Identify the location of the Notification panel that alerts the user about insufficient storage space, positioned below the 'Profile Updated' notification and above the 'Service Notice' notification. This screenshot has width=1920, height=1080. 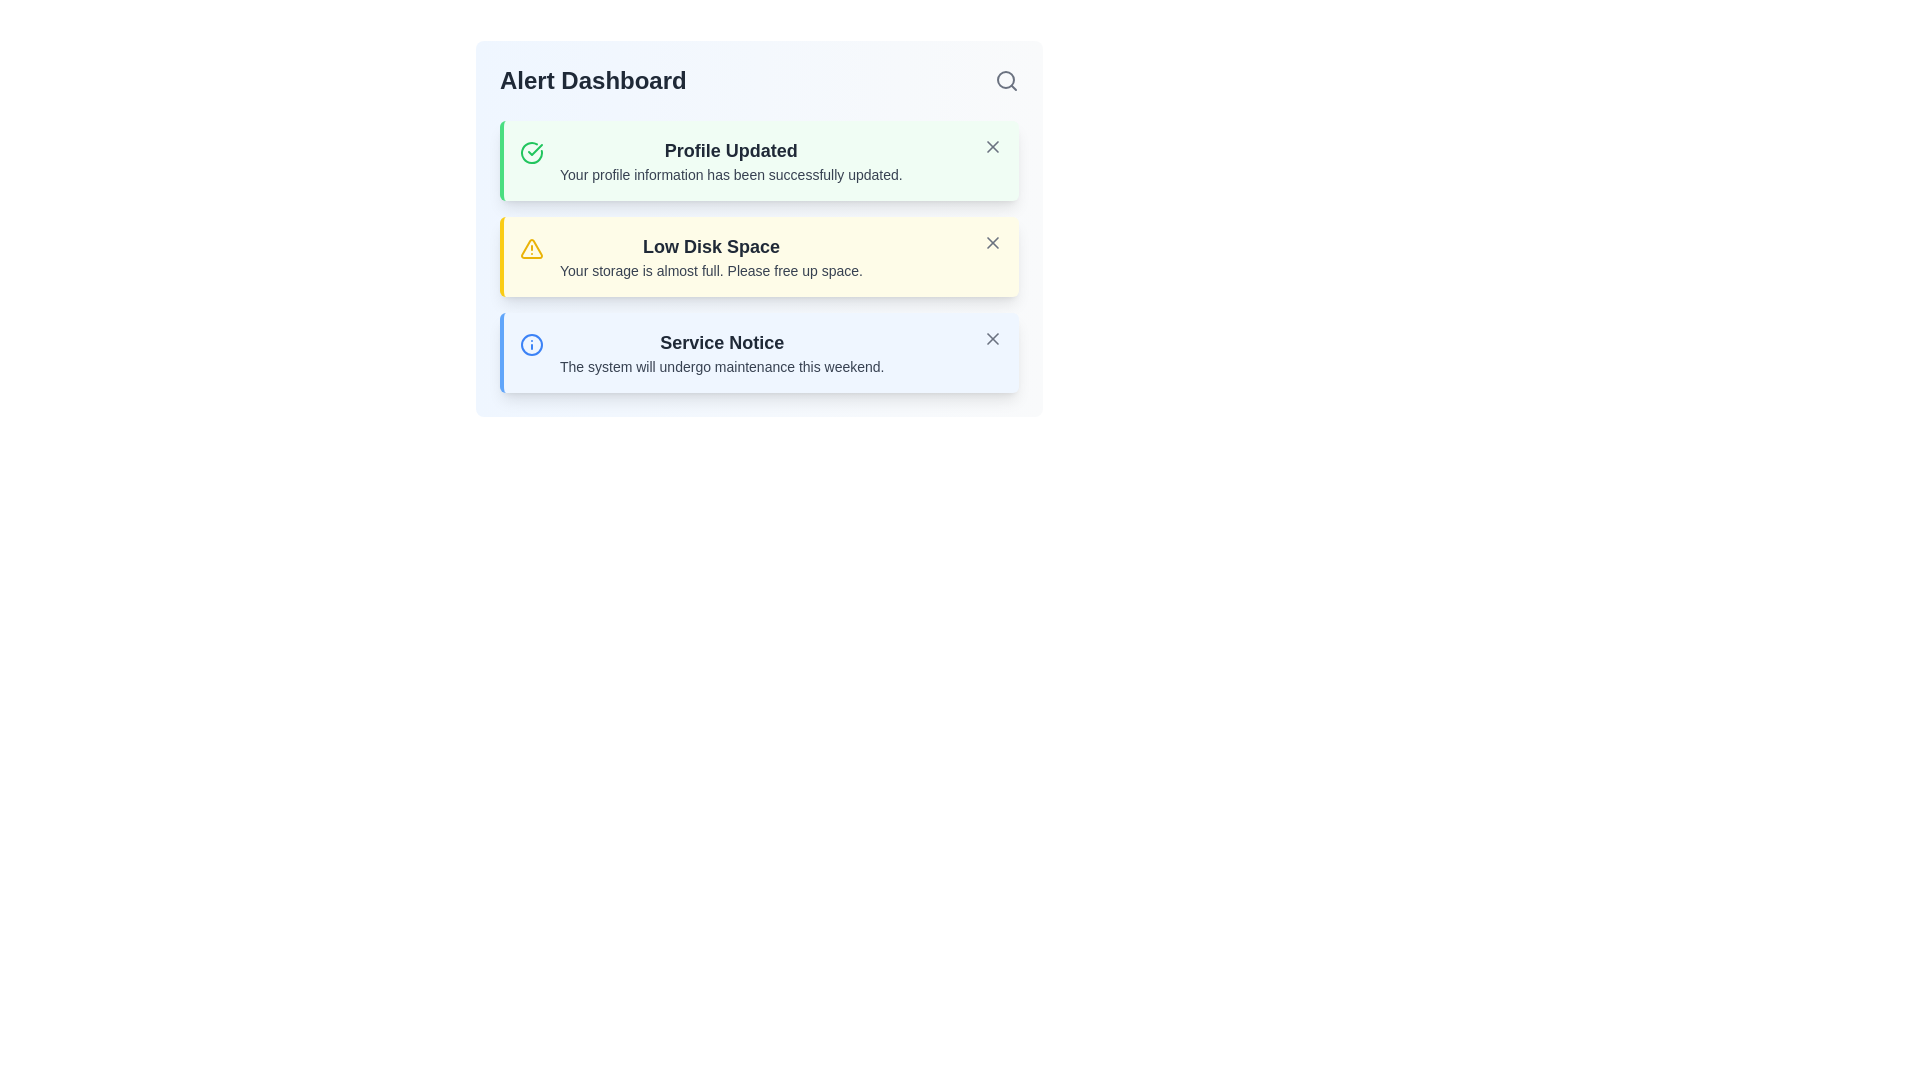
(758, 227).